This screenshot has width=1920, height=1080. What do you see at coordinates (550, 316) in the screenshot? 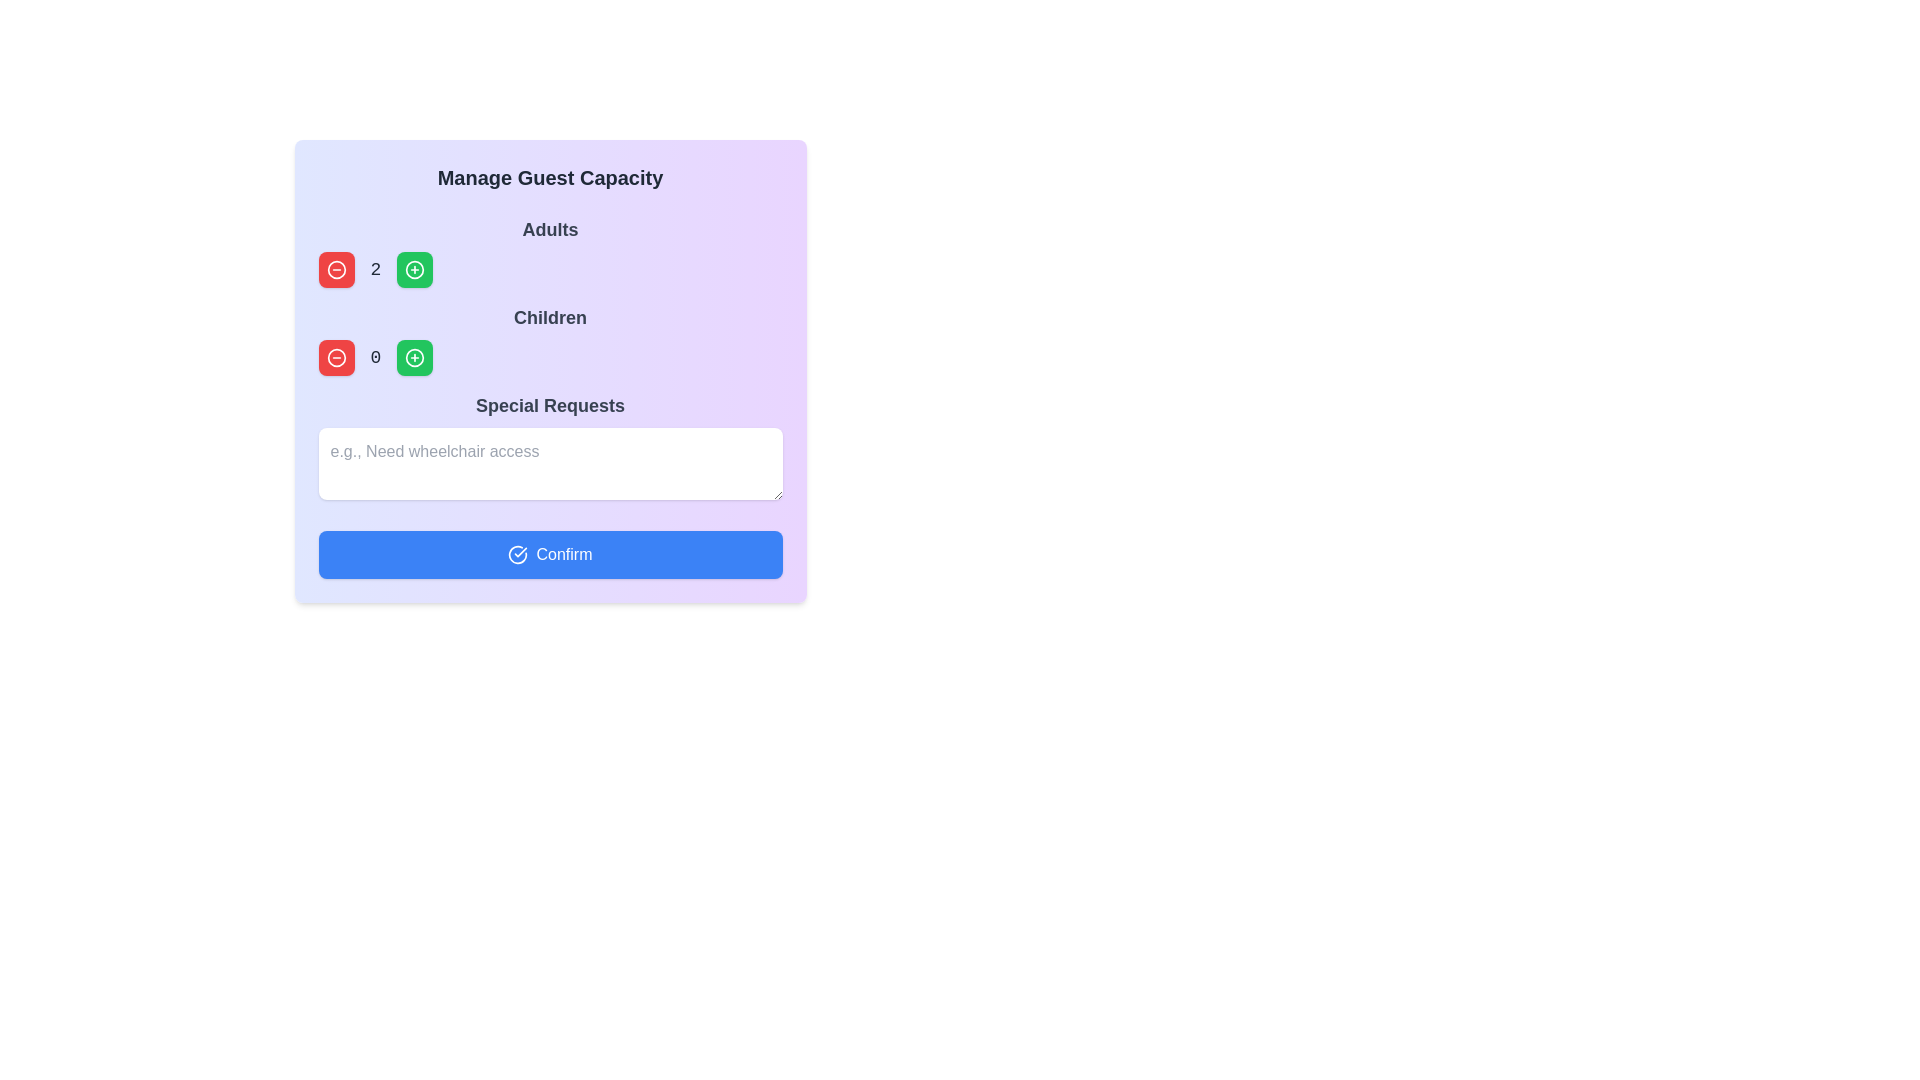
I see `the label that indicates the section for managing the number of children, located near the center of the panel, directly below the 'Adults' section and above the 'Special Requests' input field` at bounding box center [550, 316].